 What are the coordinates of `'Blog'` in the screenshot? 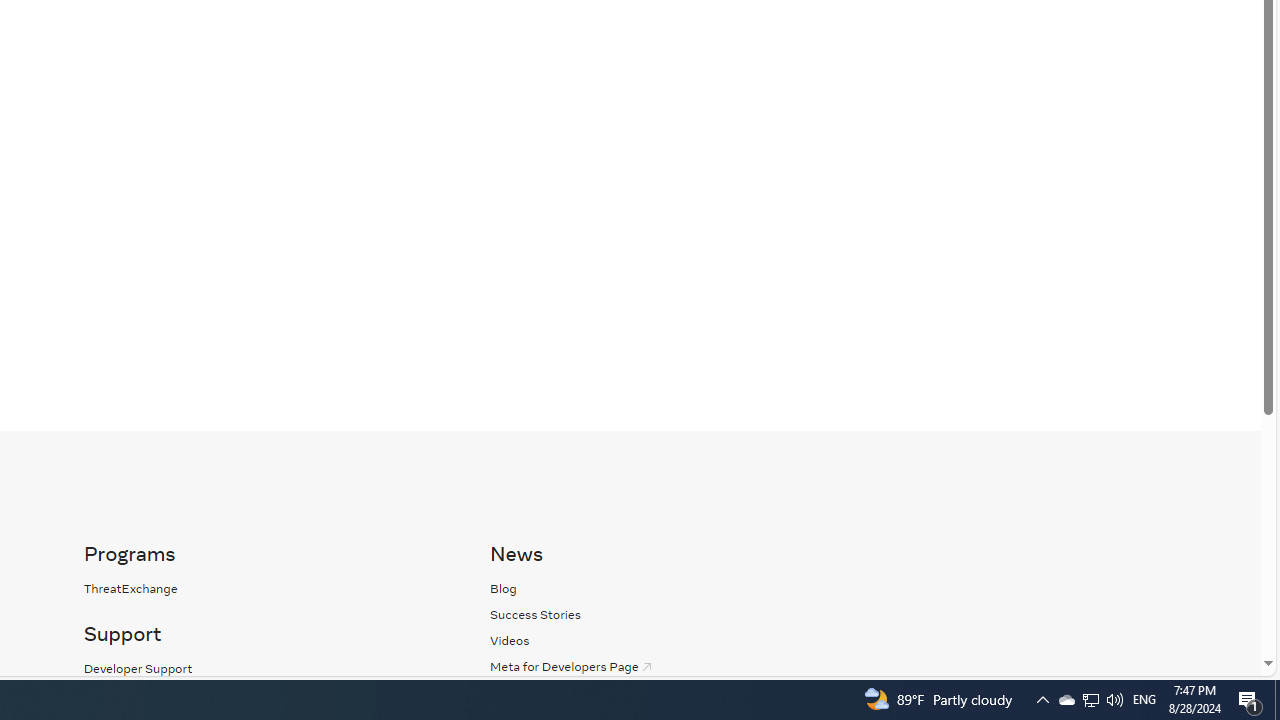 It's located at (672, 587).